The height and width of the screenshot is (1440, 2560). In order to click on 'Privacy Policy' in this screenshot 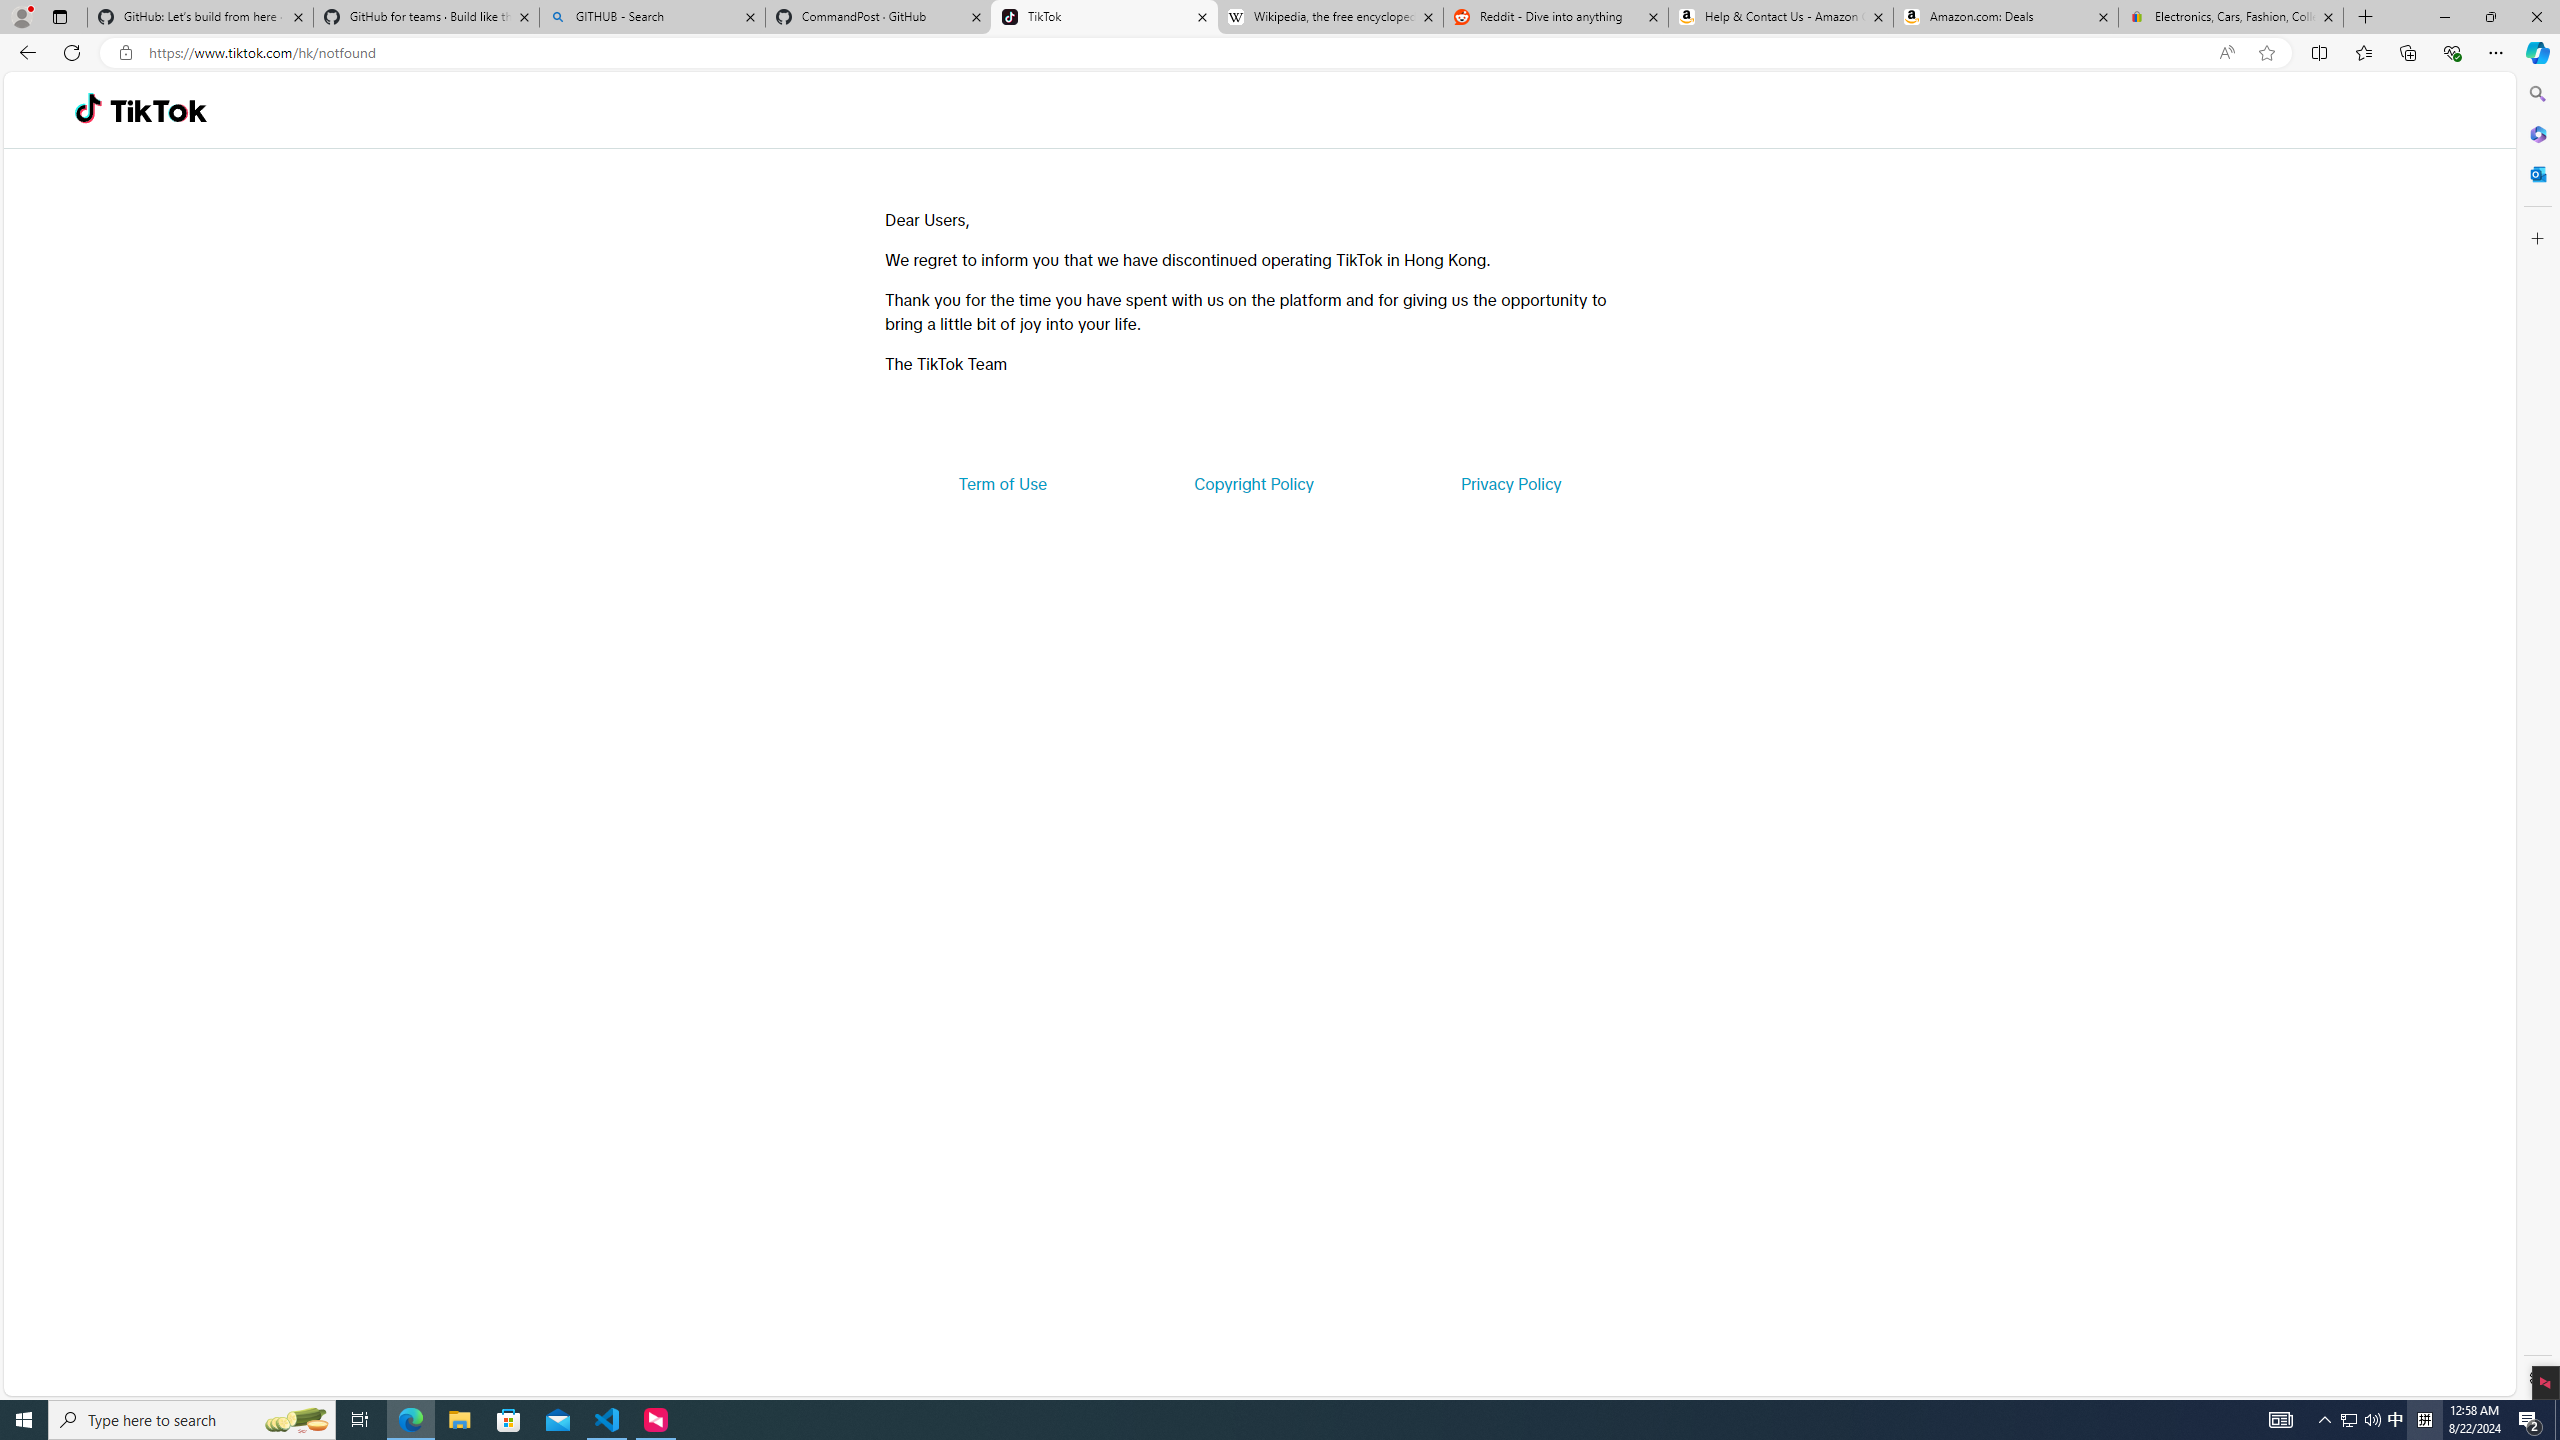, I will do `click(1509, 482)`.